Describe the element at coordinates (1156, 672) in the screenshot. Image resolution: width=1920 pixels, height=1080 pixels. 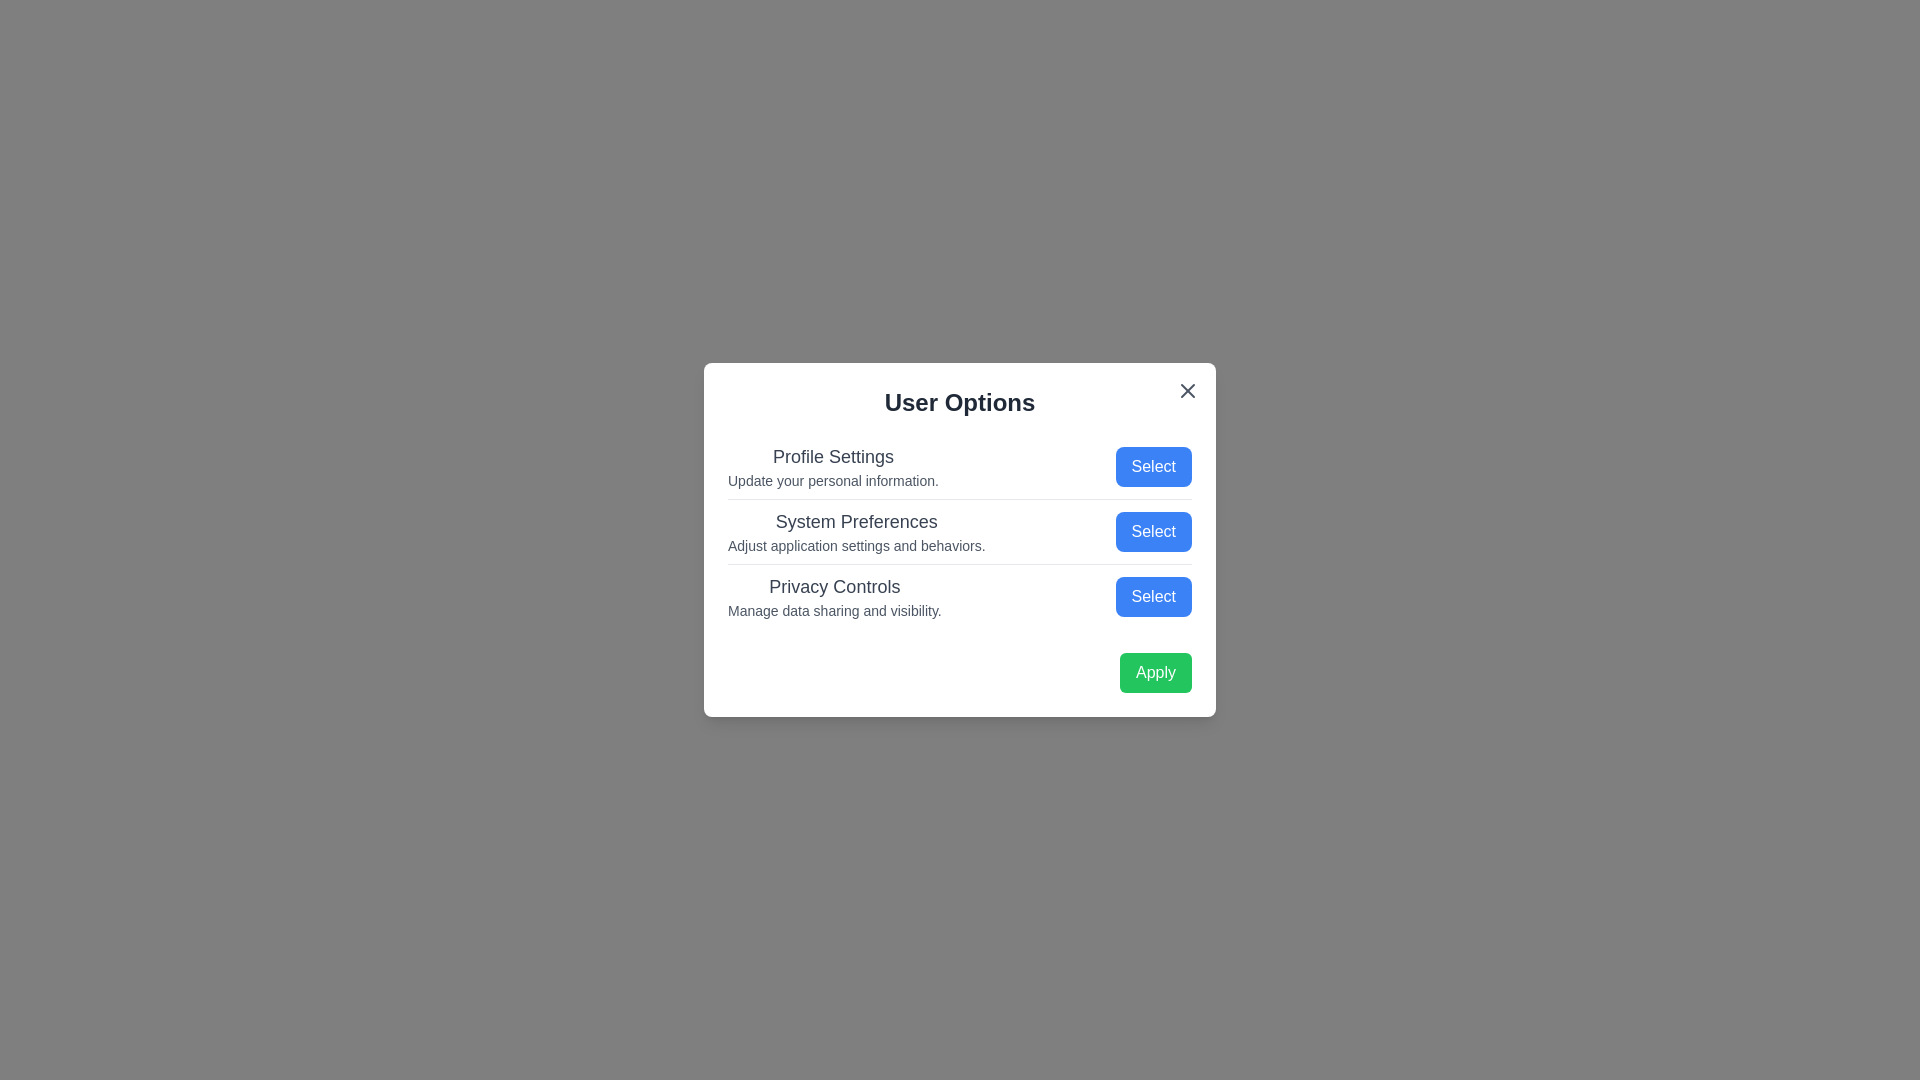
I see `the 'Apply' button to apply the selected settings` at that location.